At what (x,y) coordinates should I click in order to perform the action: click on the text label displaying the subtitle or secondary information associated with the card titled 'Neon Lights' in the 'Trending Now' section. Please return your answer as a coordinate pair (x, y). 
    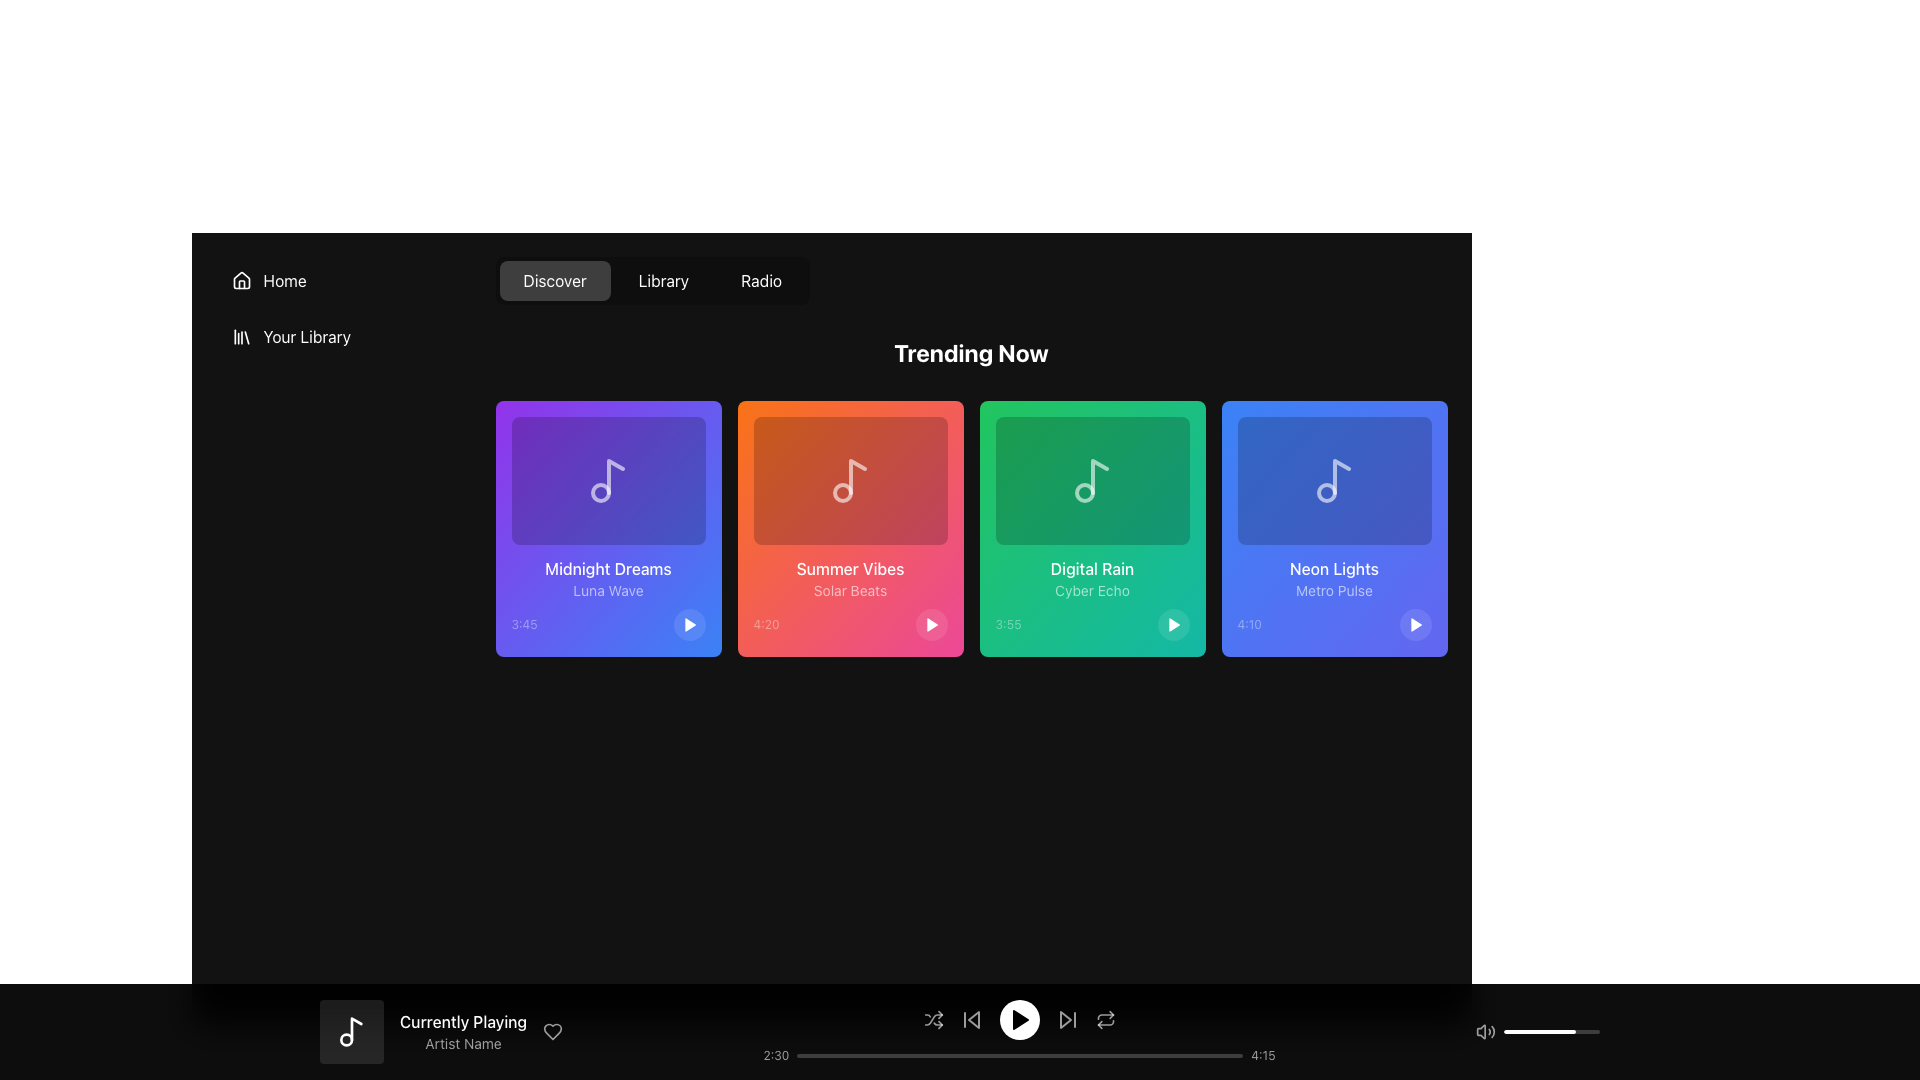
    Looking at the image, I should click on (1334, 589).